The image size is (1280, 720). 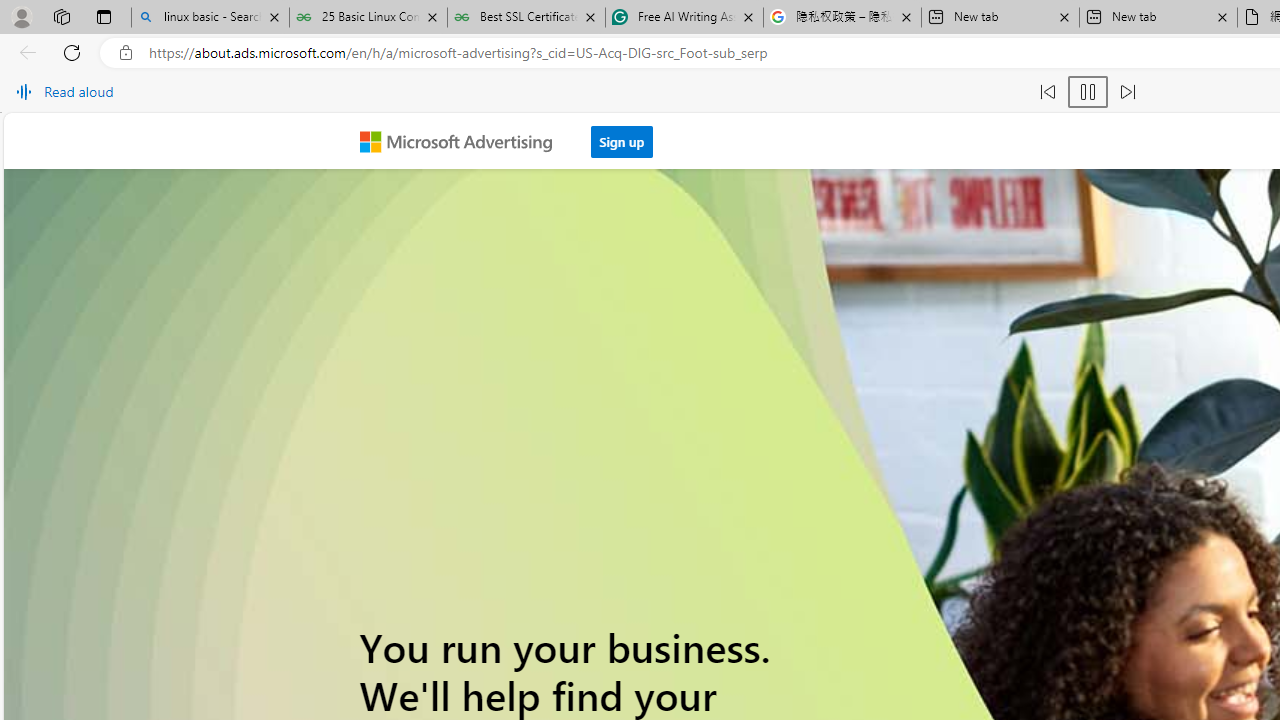 What do you see at coordinates (1128, 92) in the screenshot?
I see `'Read next paragraph'` at bounding box center [1128, 92].